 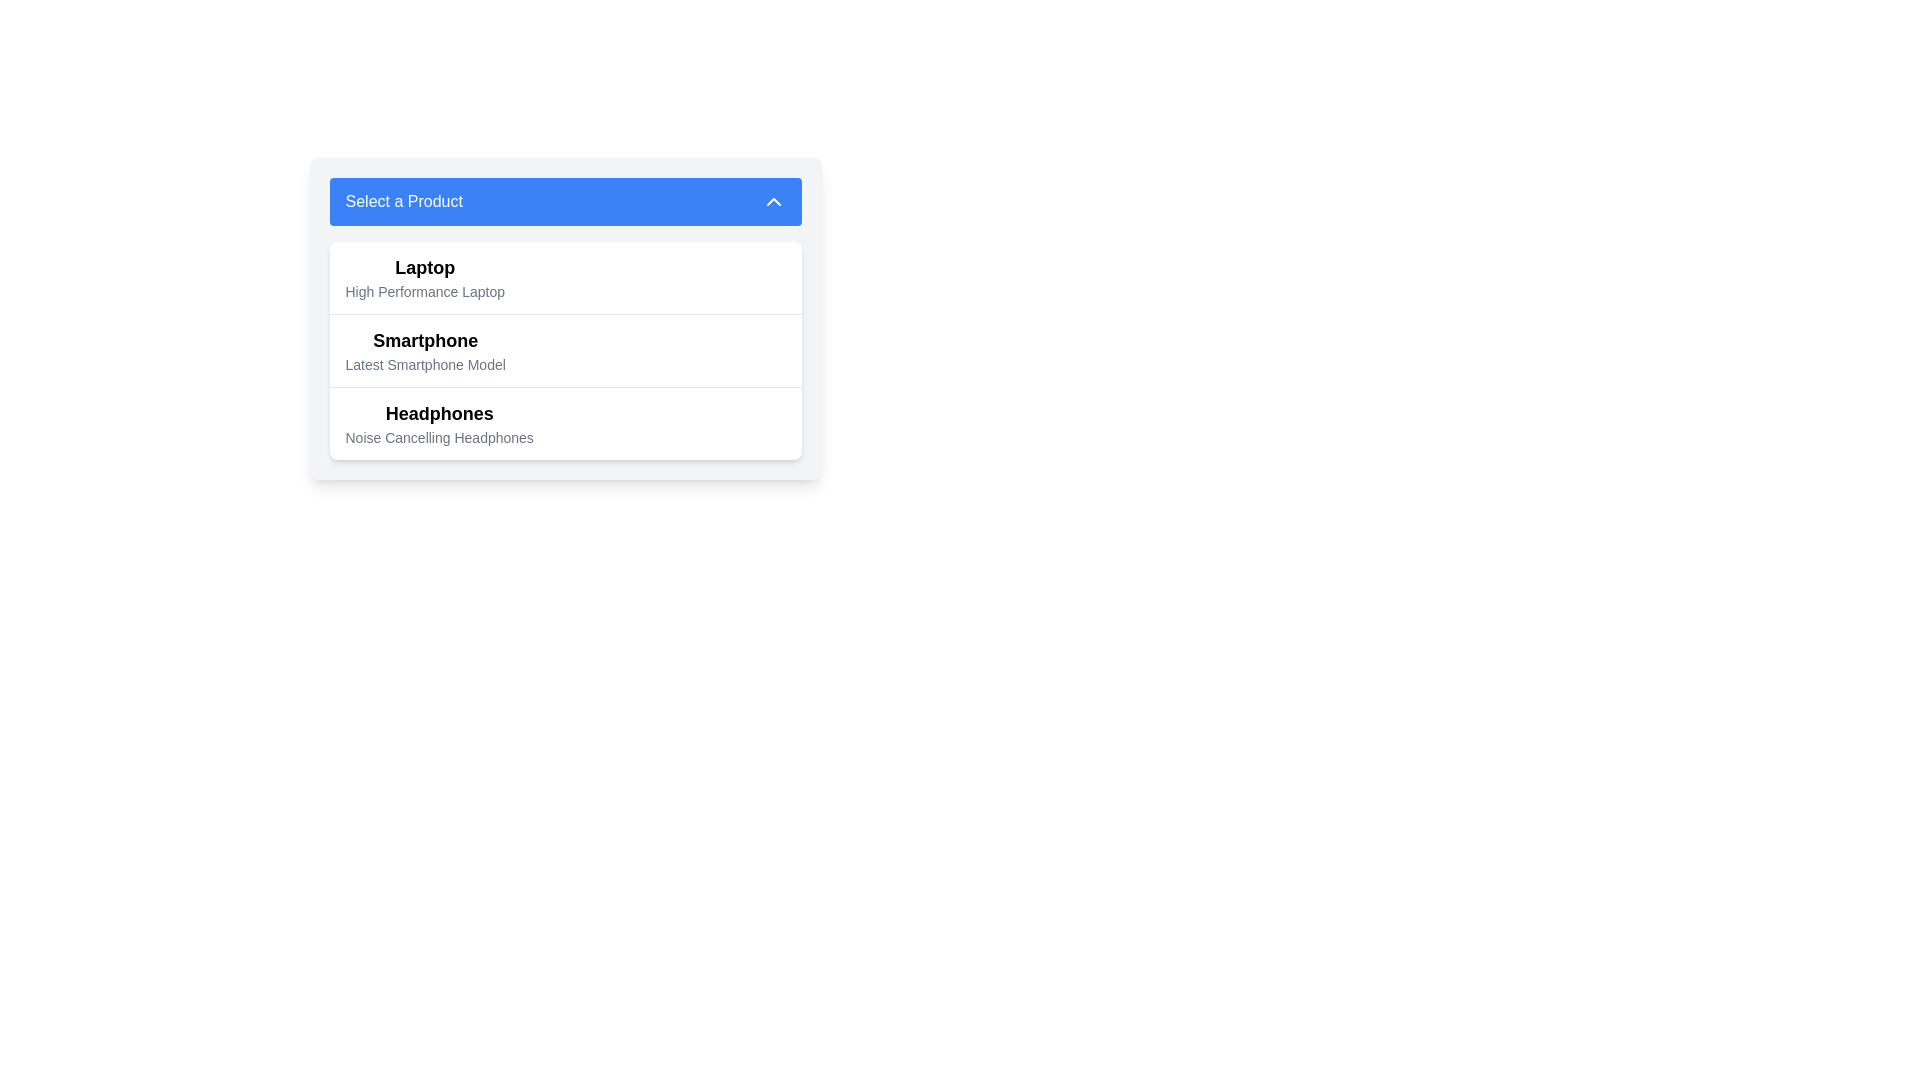 I want to click on the third item labeled 'Headphones' in the dropdown menu, so click(x=438, y=423).